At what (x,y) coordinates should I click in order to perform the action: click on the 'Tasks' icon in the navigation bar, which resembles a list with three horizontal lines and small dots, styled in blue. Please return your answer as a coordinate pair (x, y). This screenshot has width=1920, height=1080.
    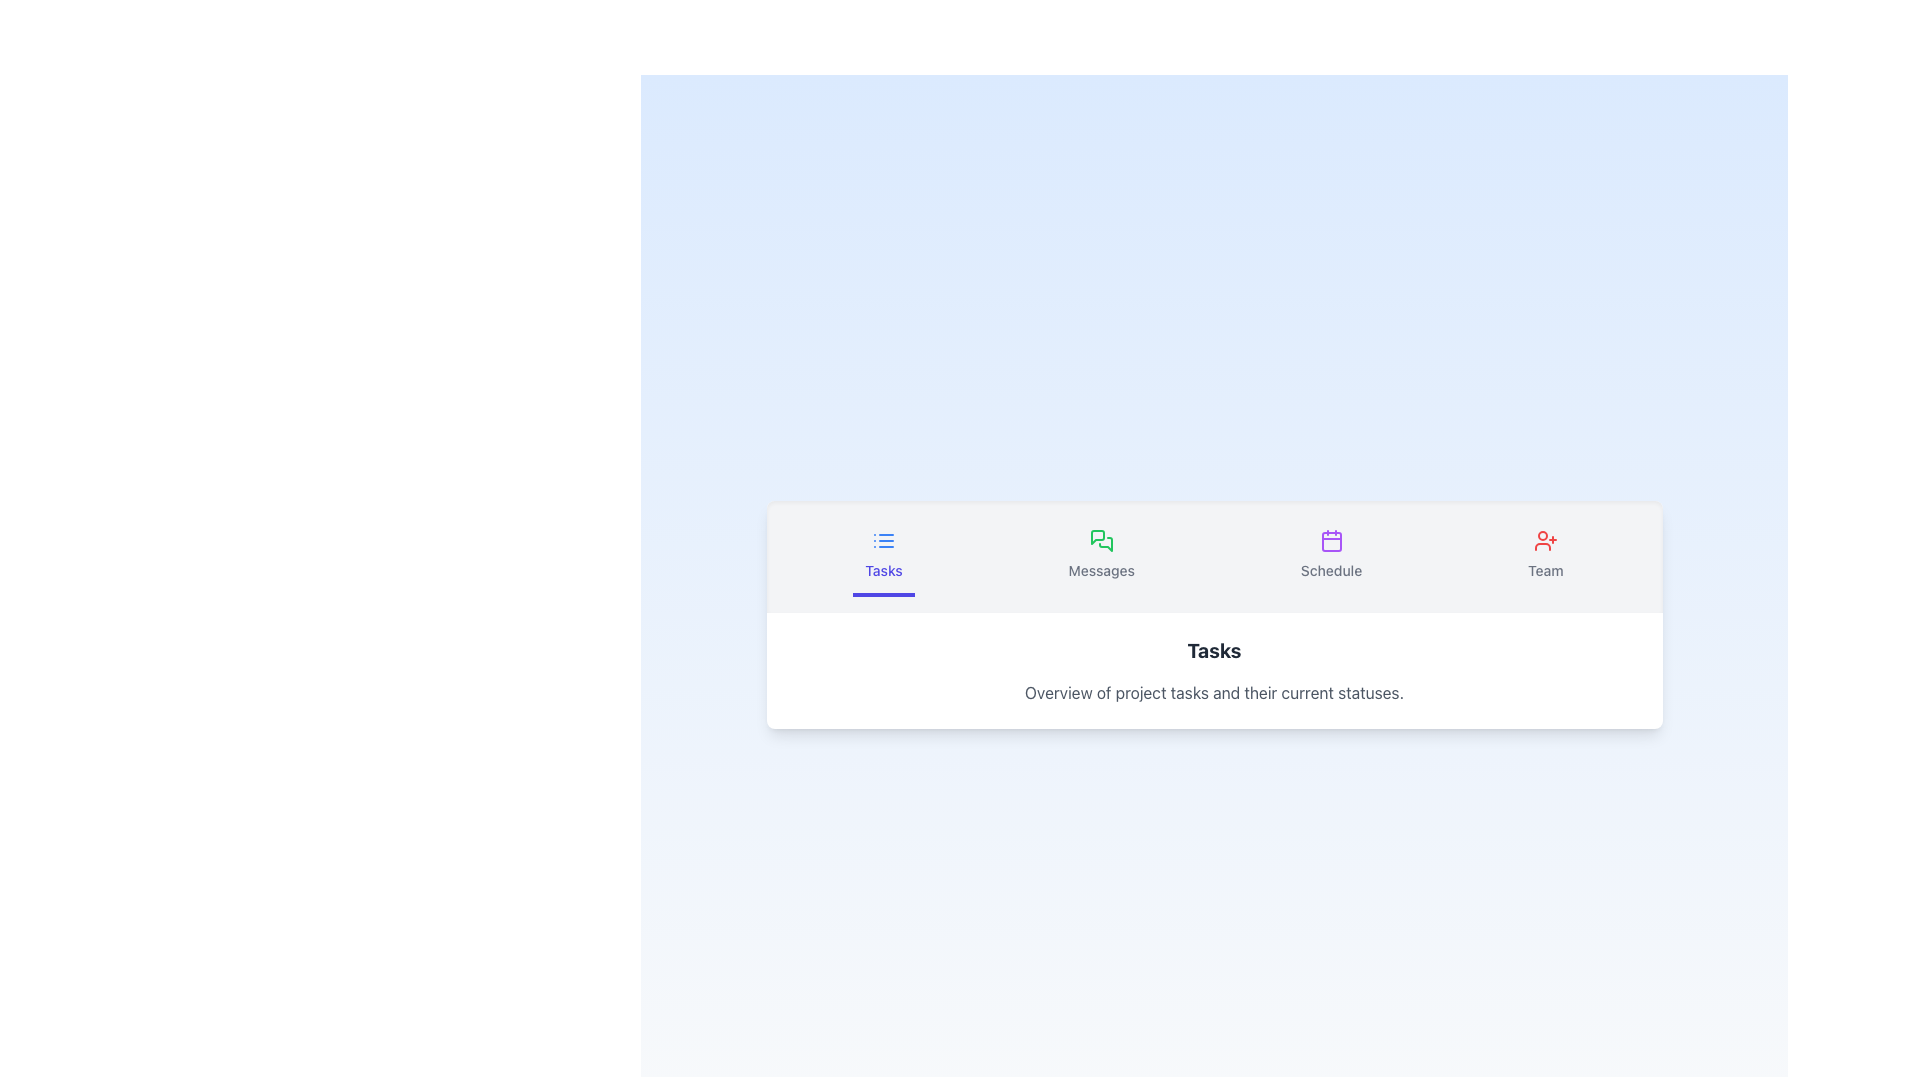
    Looking at the image, I should click on (883, 540).